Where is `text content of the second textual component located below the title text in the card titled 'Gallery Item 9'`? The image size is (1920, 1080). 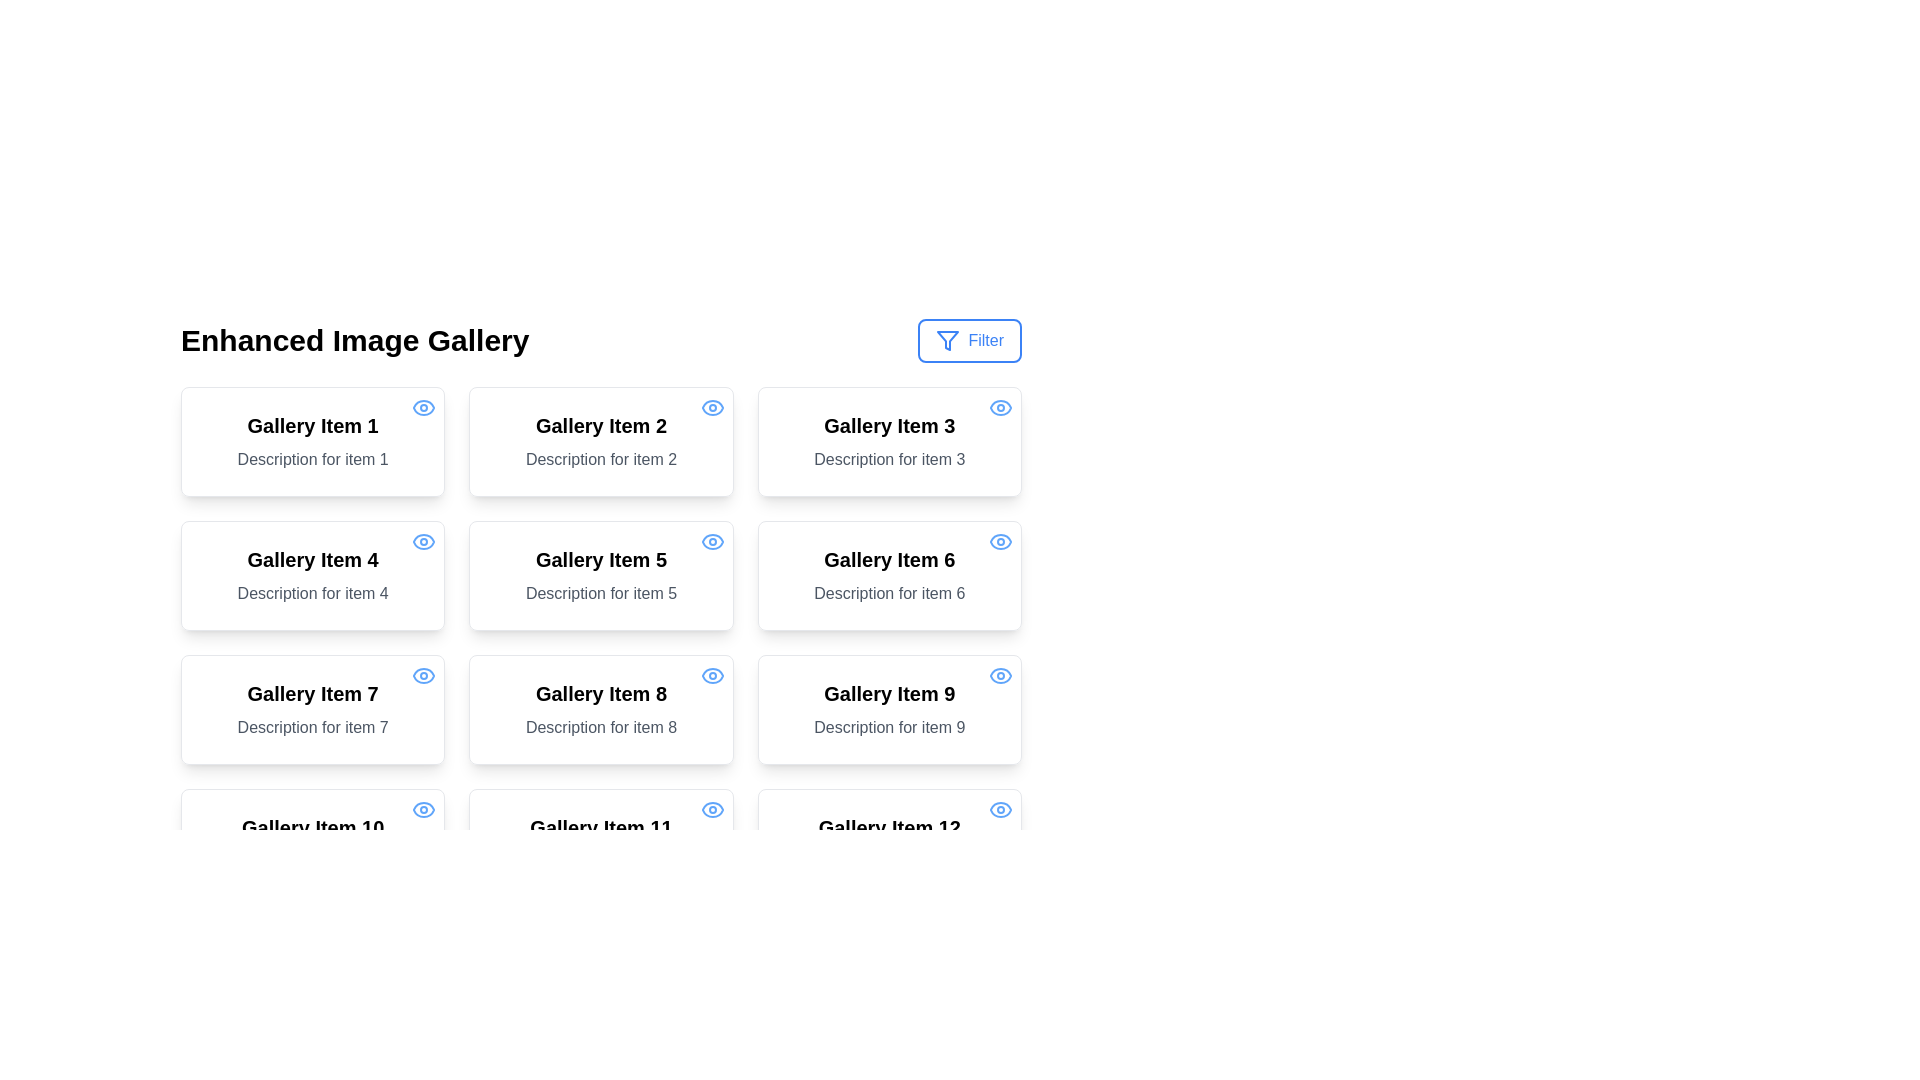
text content of the second textual component located below the title text in the card titled 'Gallery Item 9' is located at coordinates (888, 728).